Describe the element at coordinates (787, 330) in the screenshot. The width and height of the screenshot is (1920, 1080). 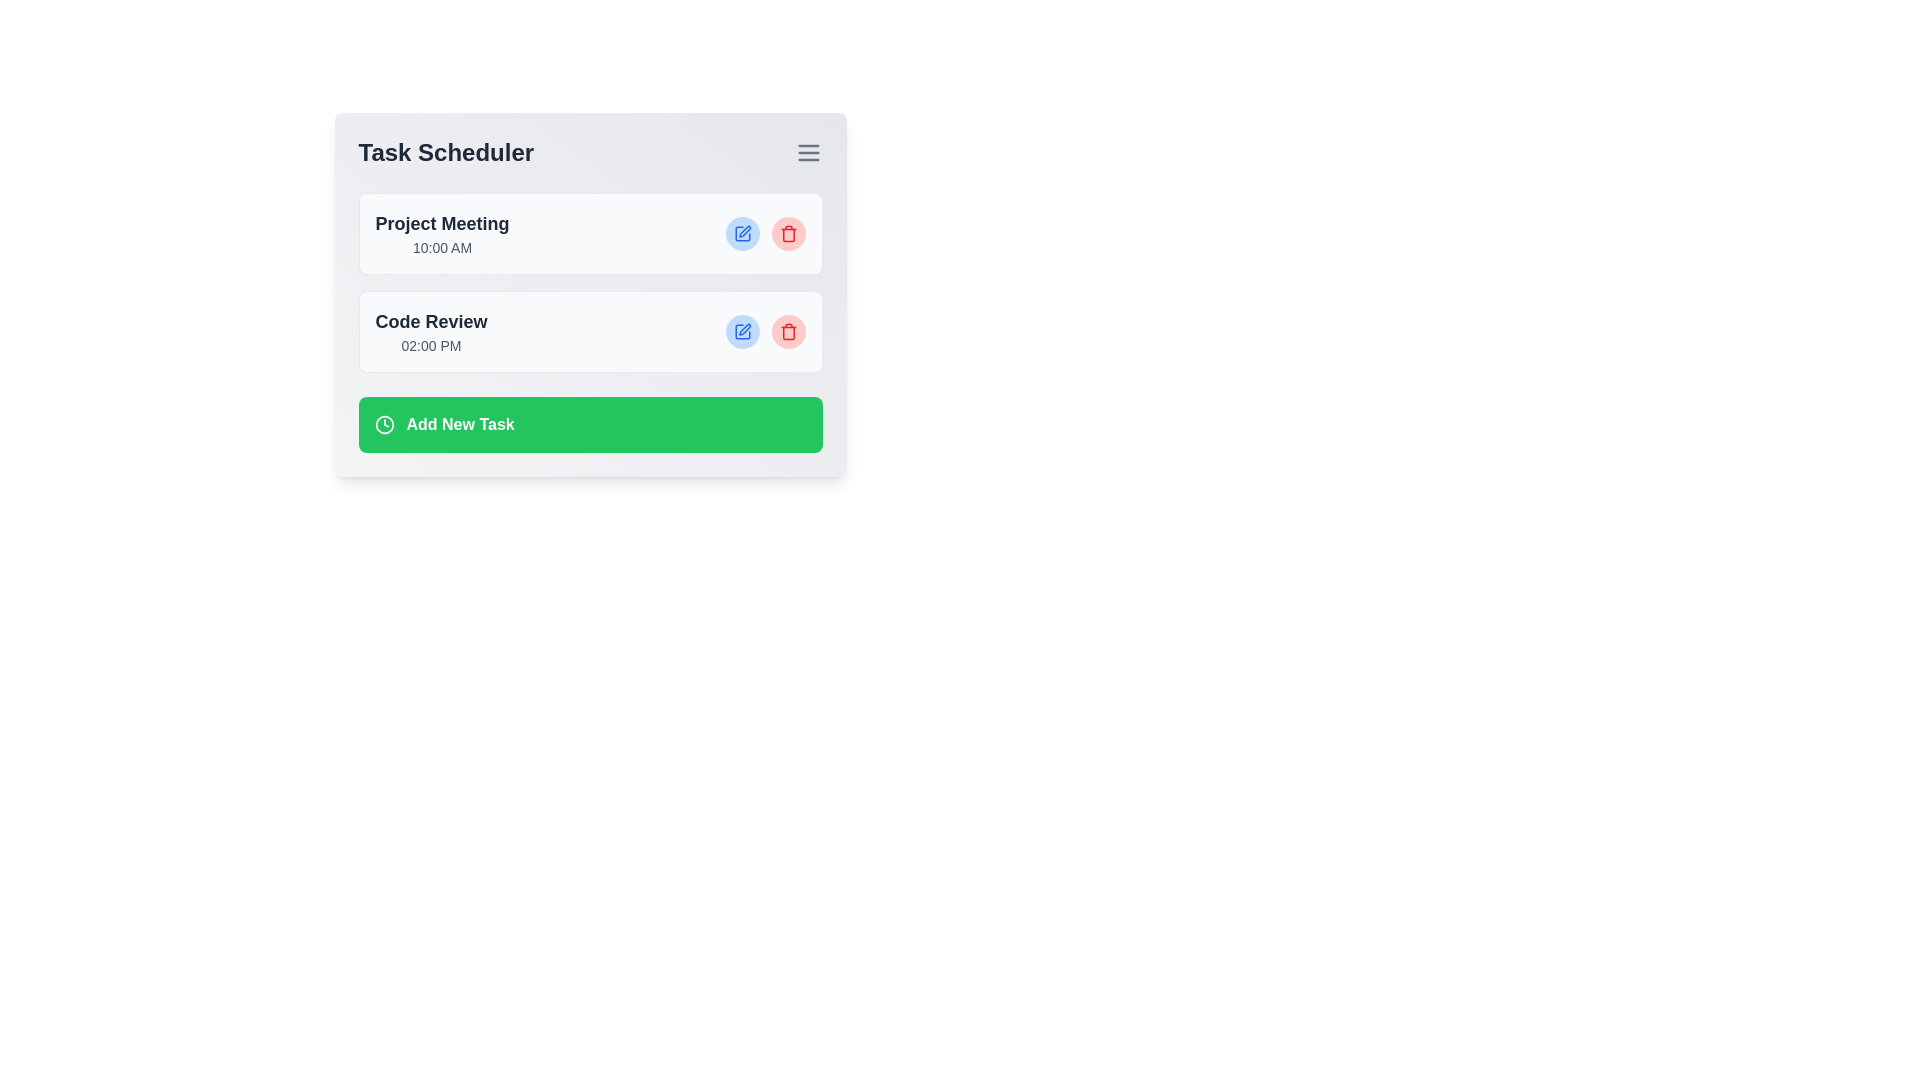
I see `the delete icon located to the right of the 'Code Review' task entry` at that location.